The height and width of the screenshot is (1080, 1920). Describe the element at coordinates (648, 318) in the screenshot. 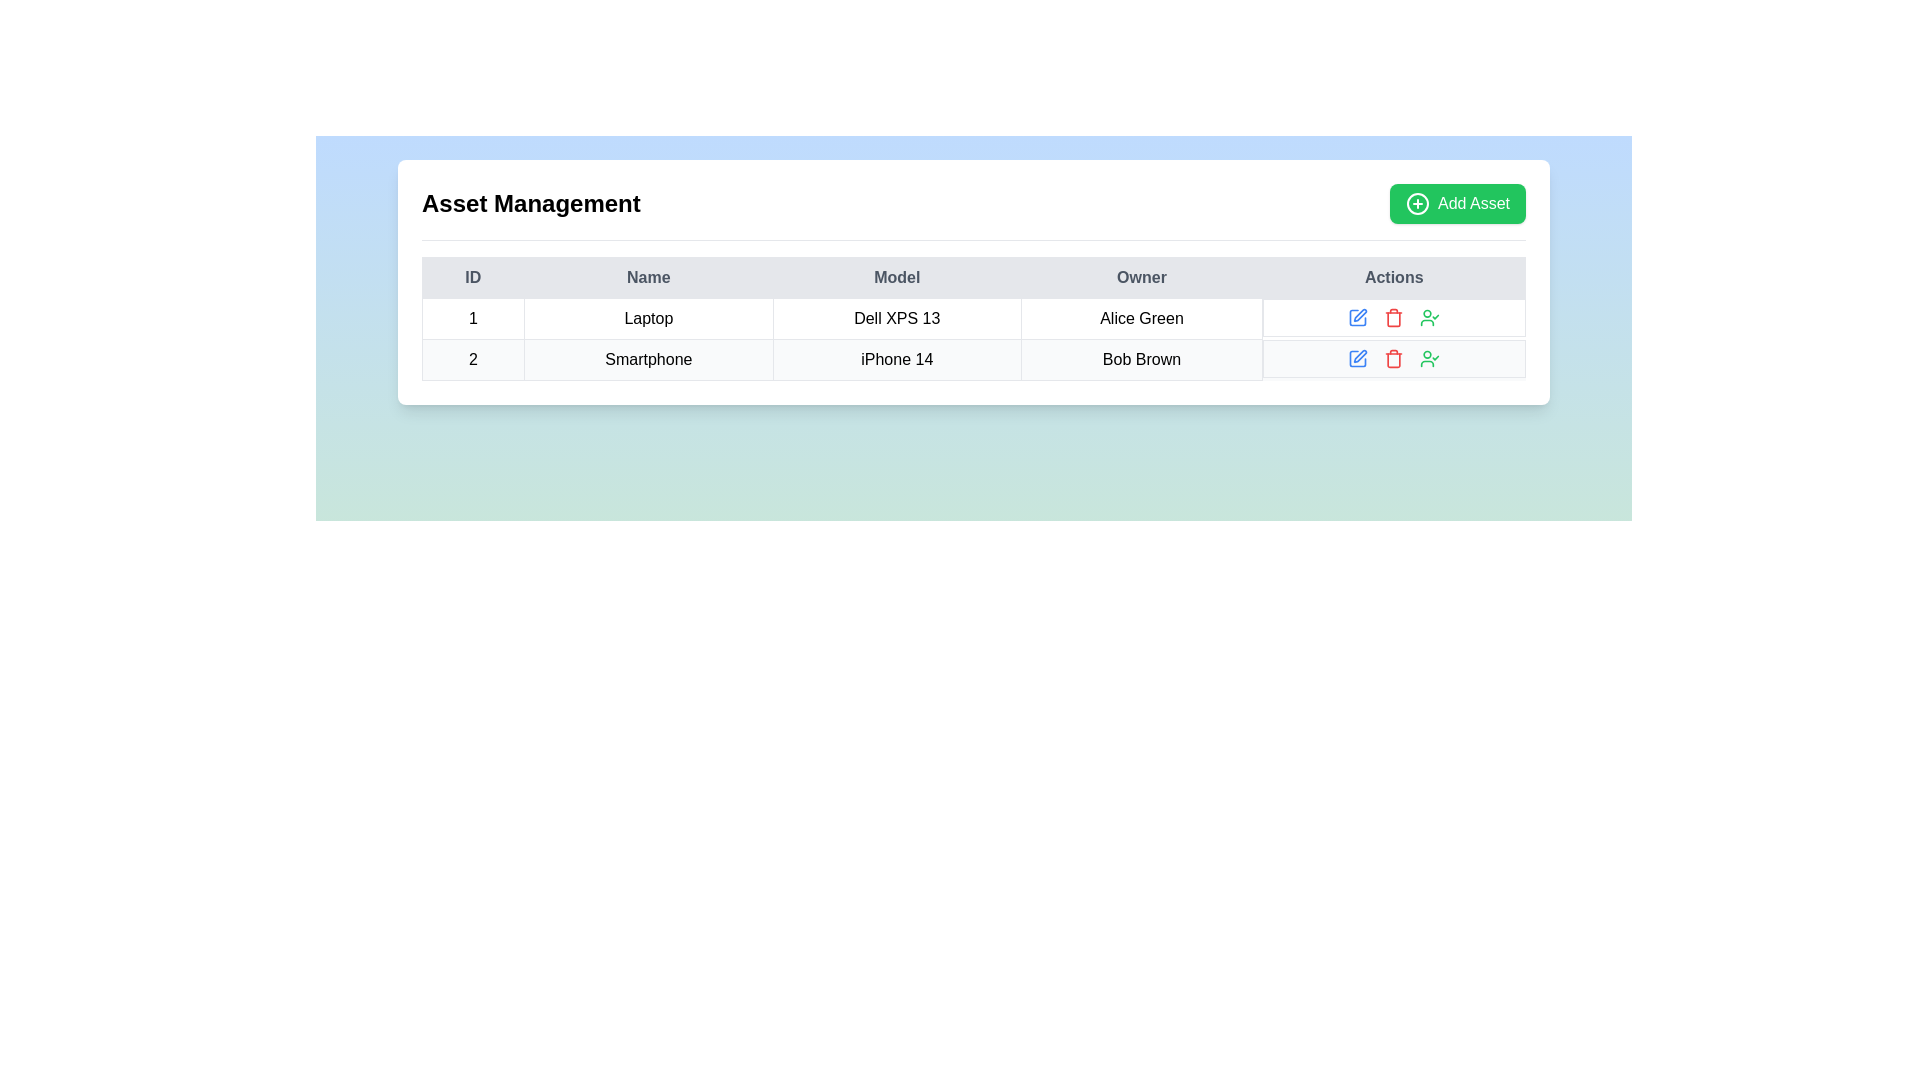

I see `the Text label displaying the category 'Laptop' in the second column of the first row of the table, located between the 'ID' and 'Model' columns` at that location.